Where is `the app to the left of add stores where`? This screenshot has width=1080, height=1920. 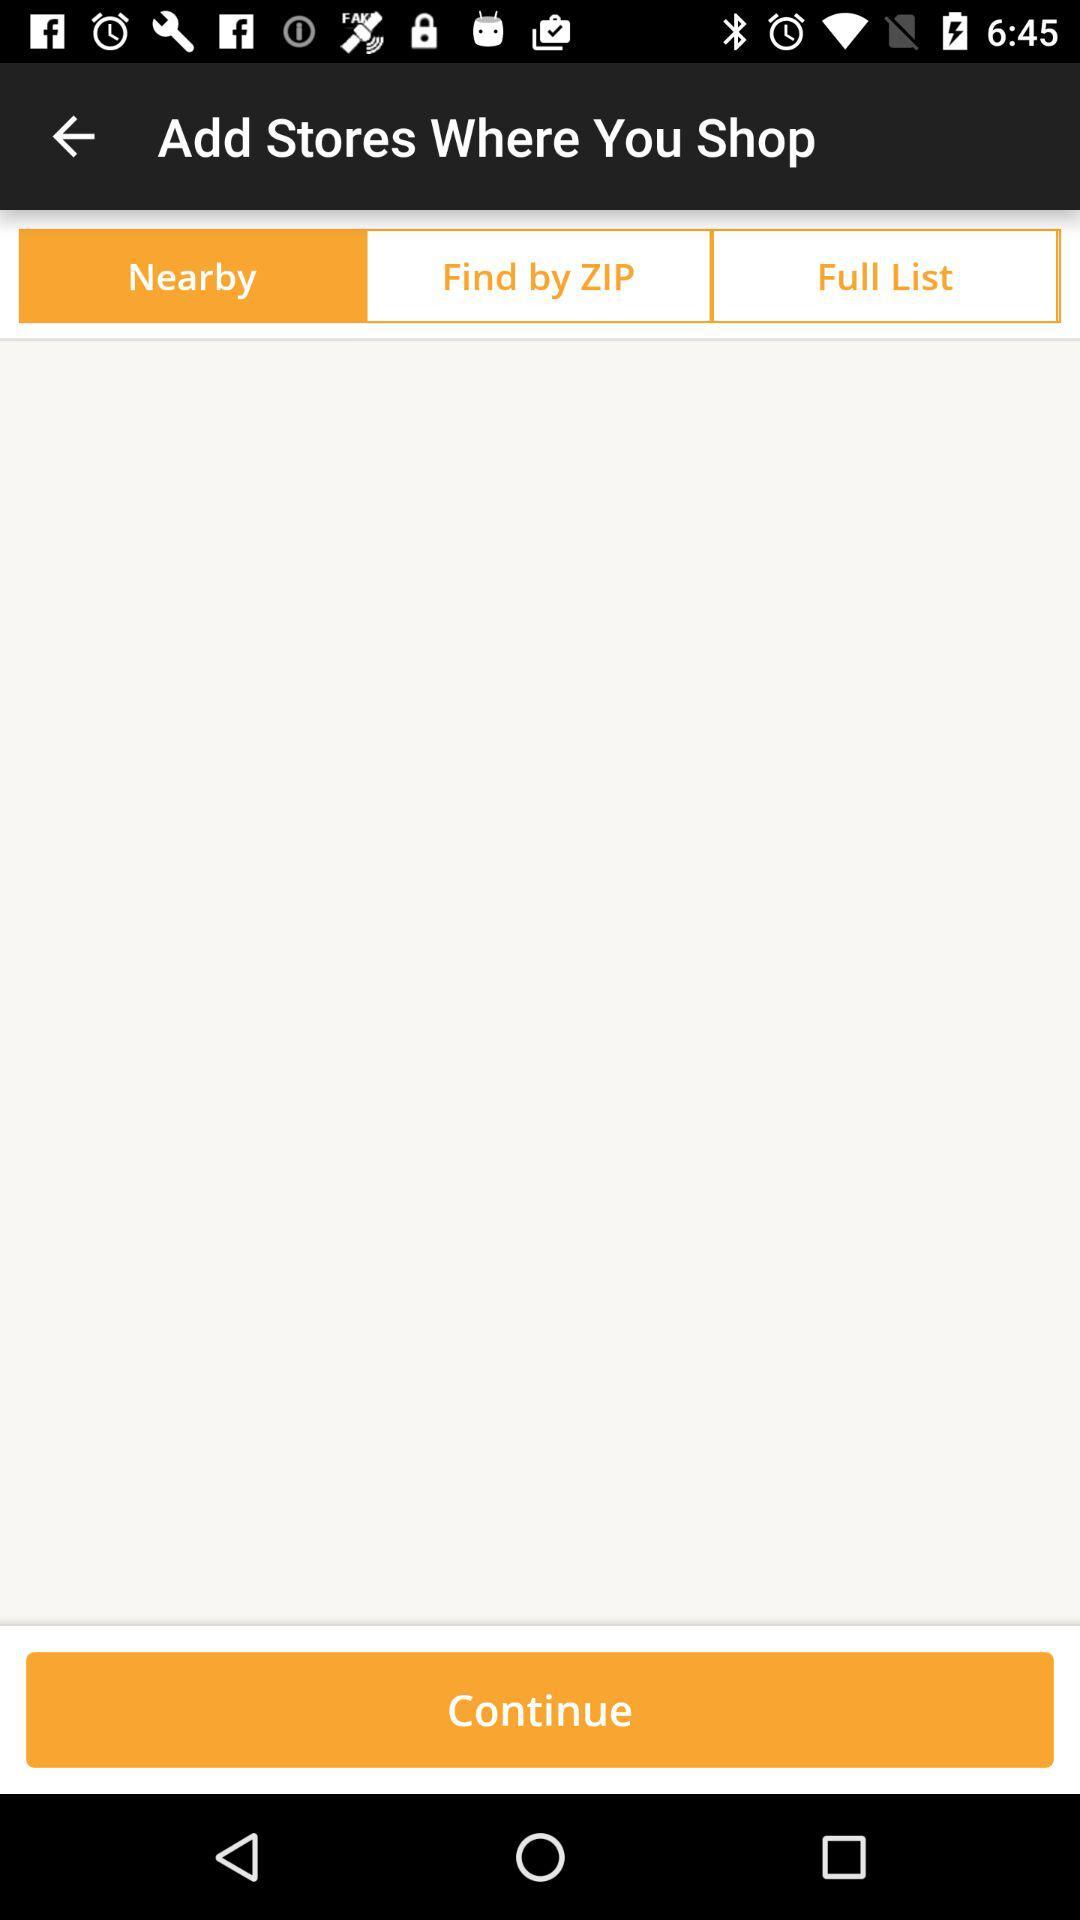
the app to the left of add stores where is located at coordinates (72, 135).